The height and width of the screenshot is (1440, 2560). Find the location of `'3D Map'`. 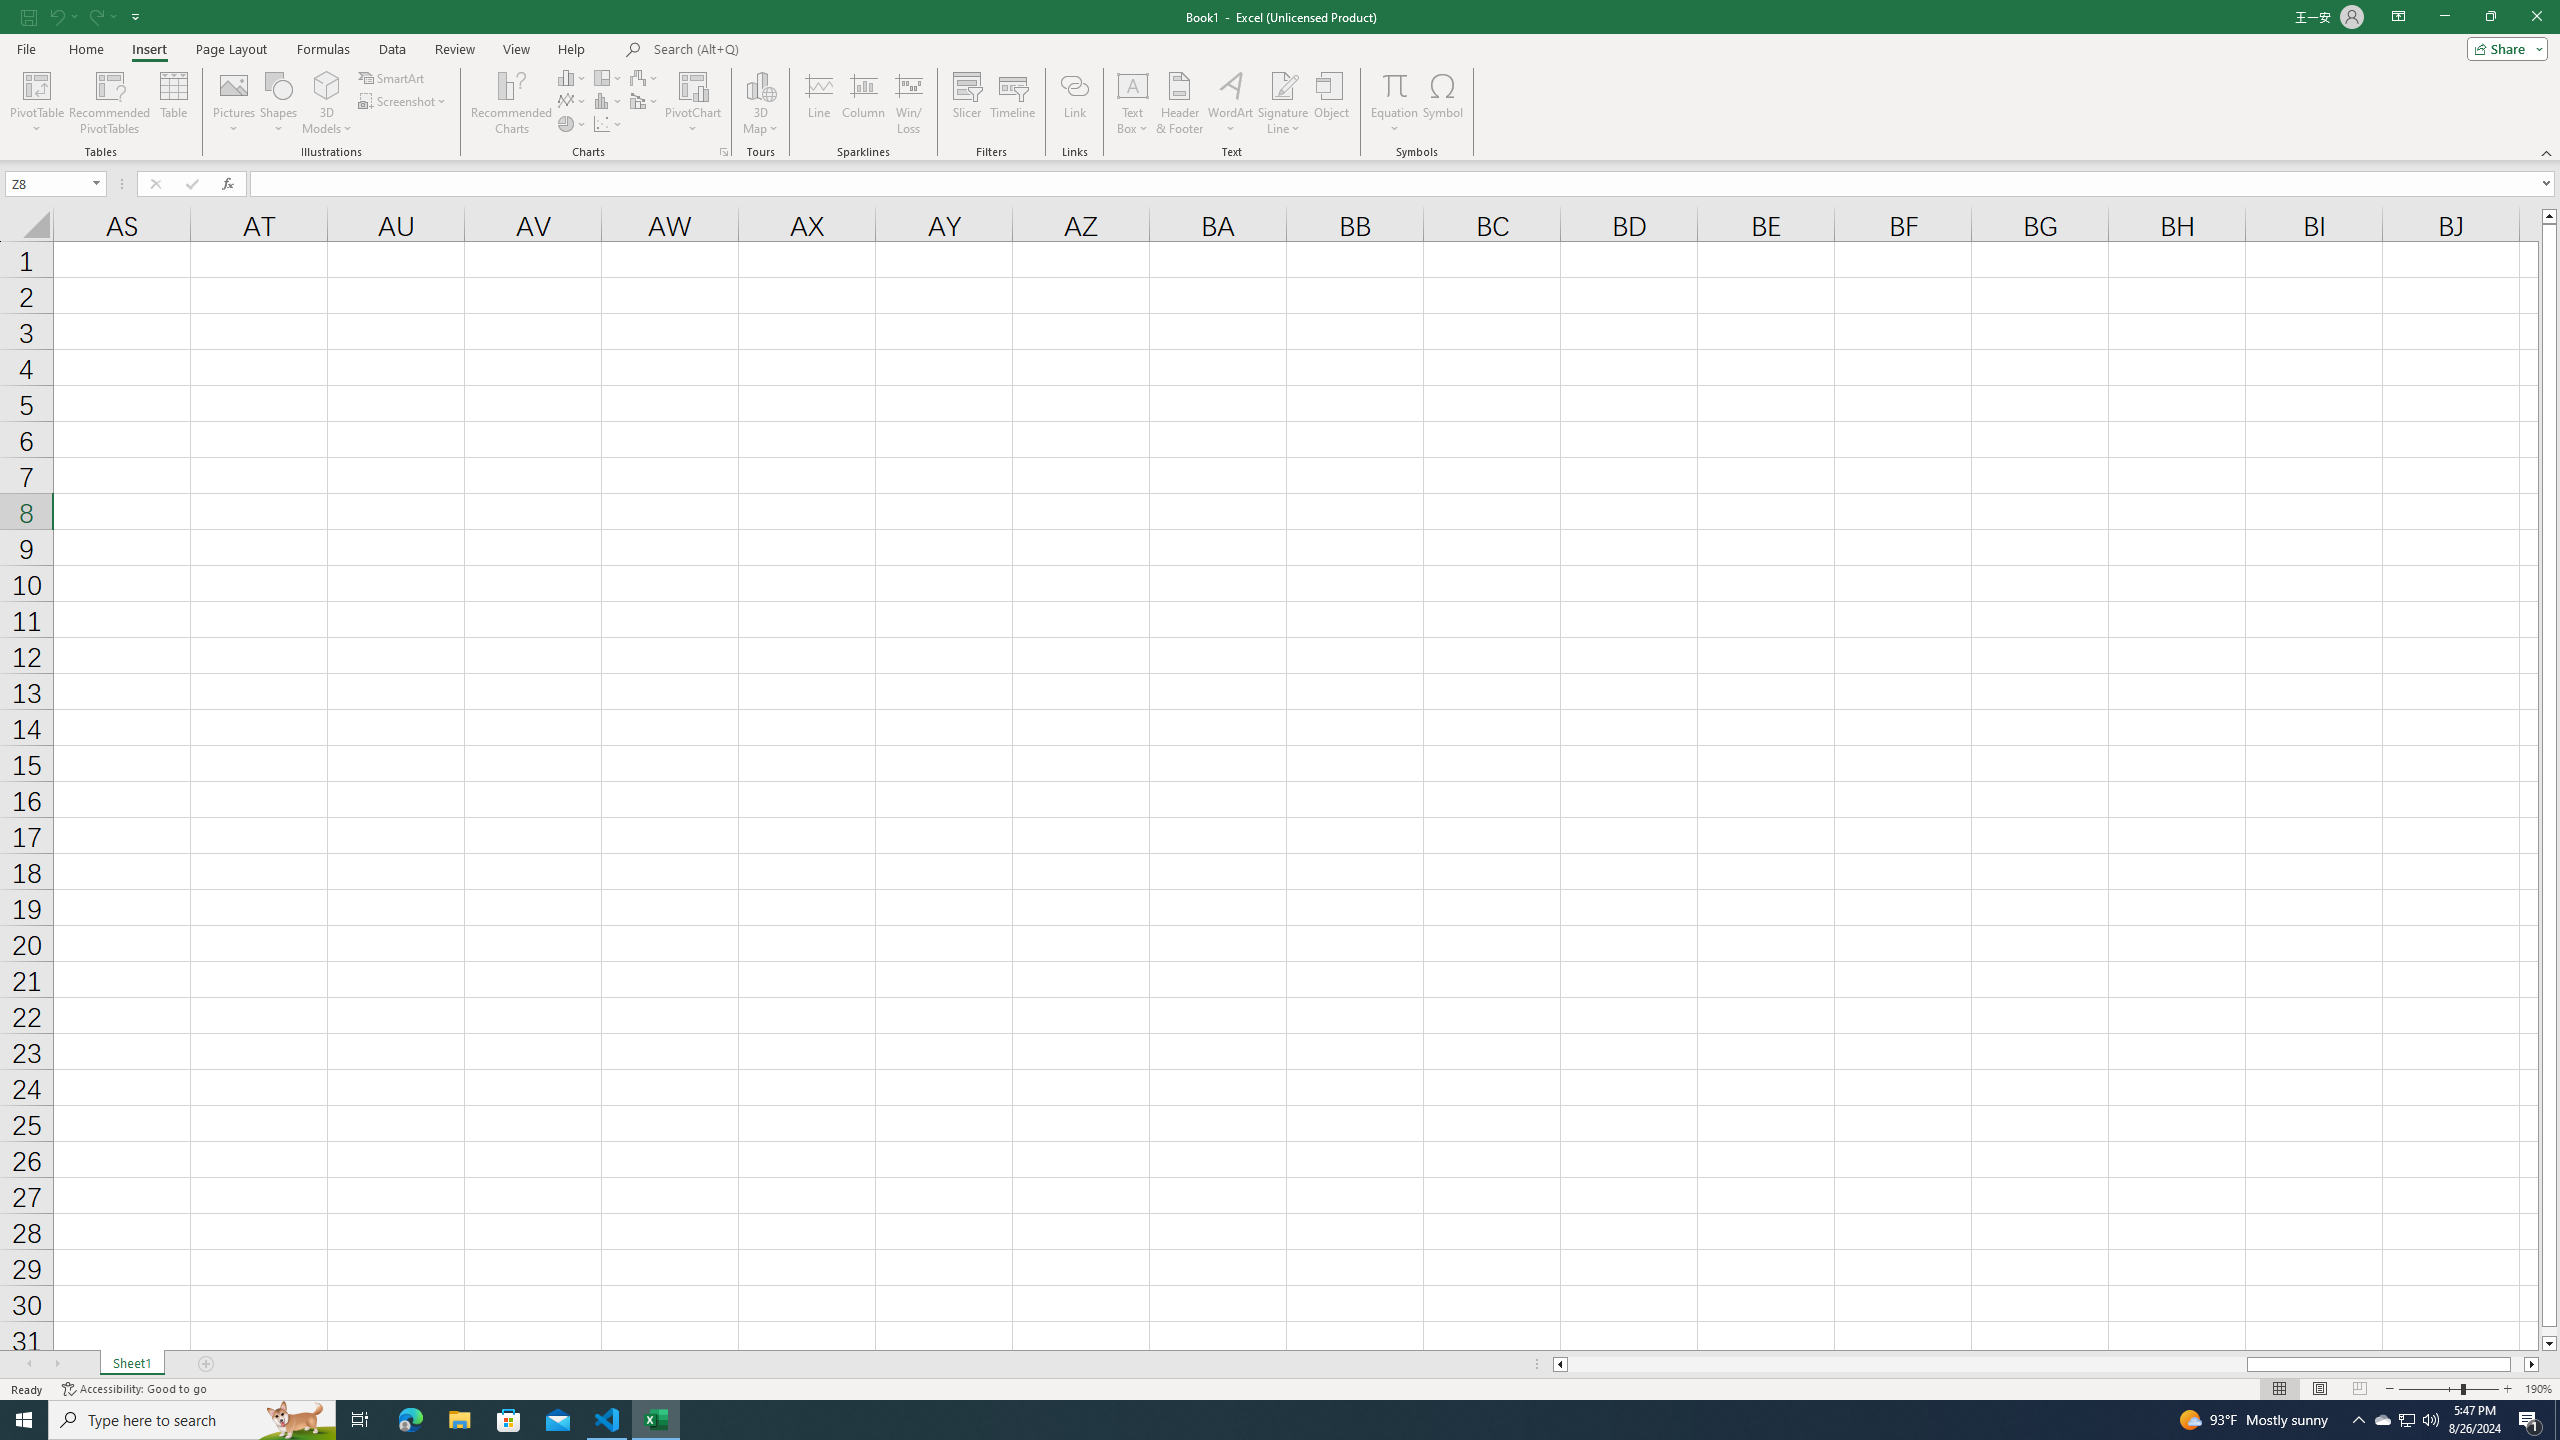

'3D Map' is located at coordinates (759, 84).